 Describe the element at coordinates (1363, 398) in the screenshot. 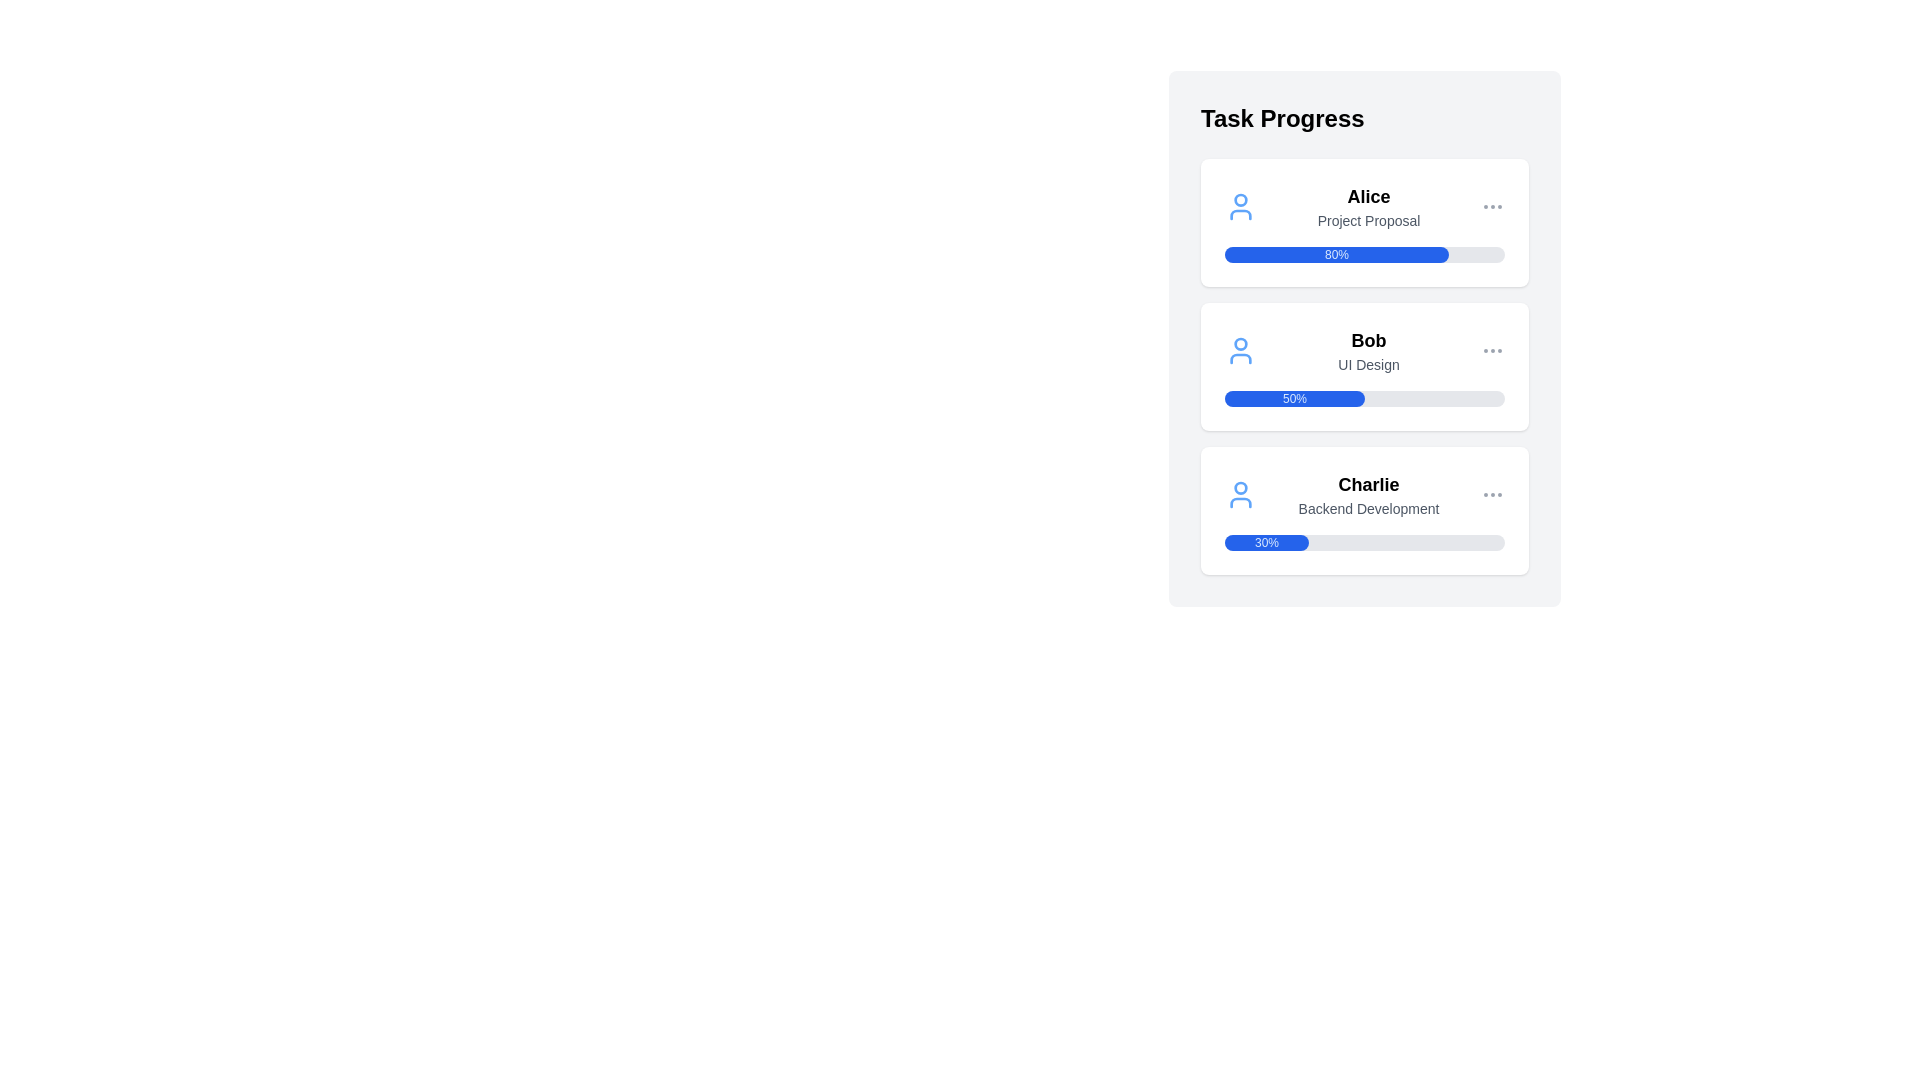

I see `the progress bar representing 50% progress in the second card labeled 'Bob' within the 'Task Progress' section` at that location.